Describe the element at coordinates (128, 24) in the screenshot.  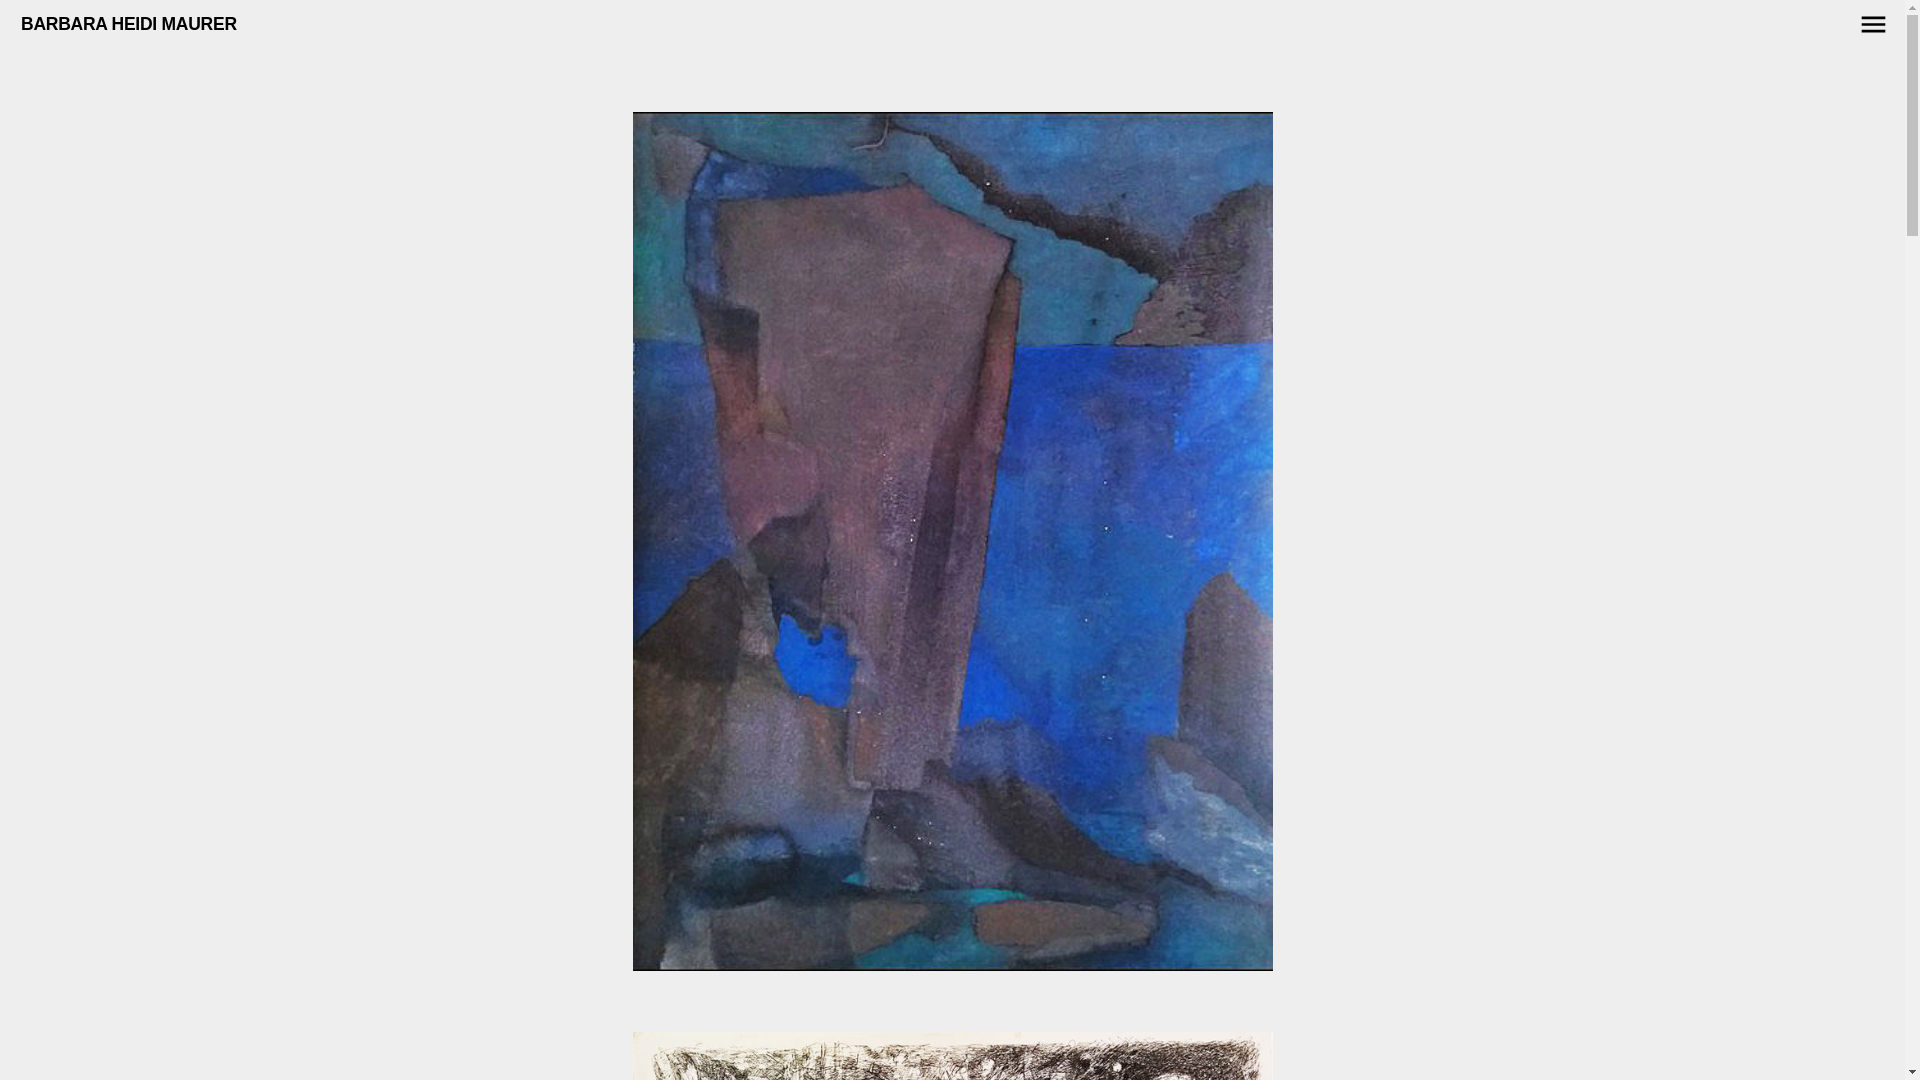
I see `'BARBARA HEIDI MAURER'` at that location.